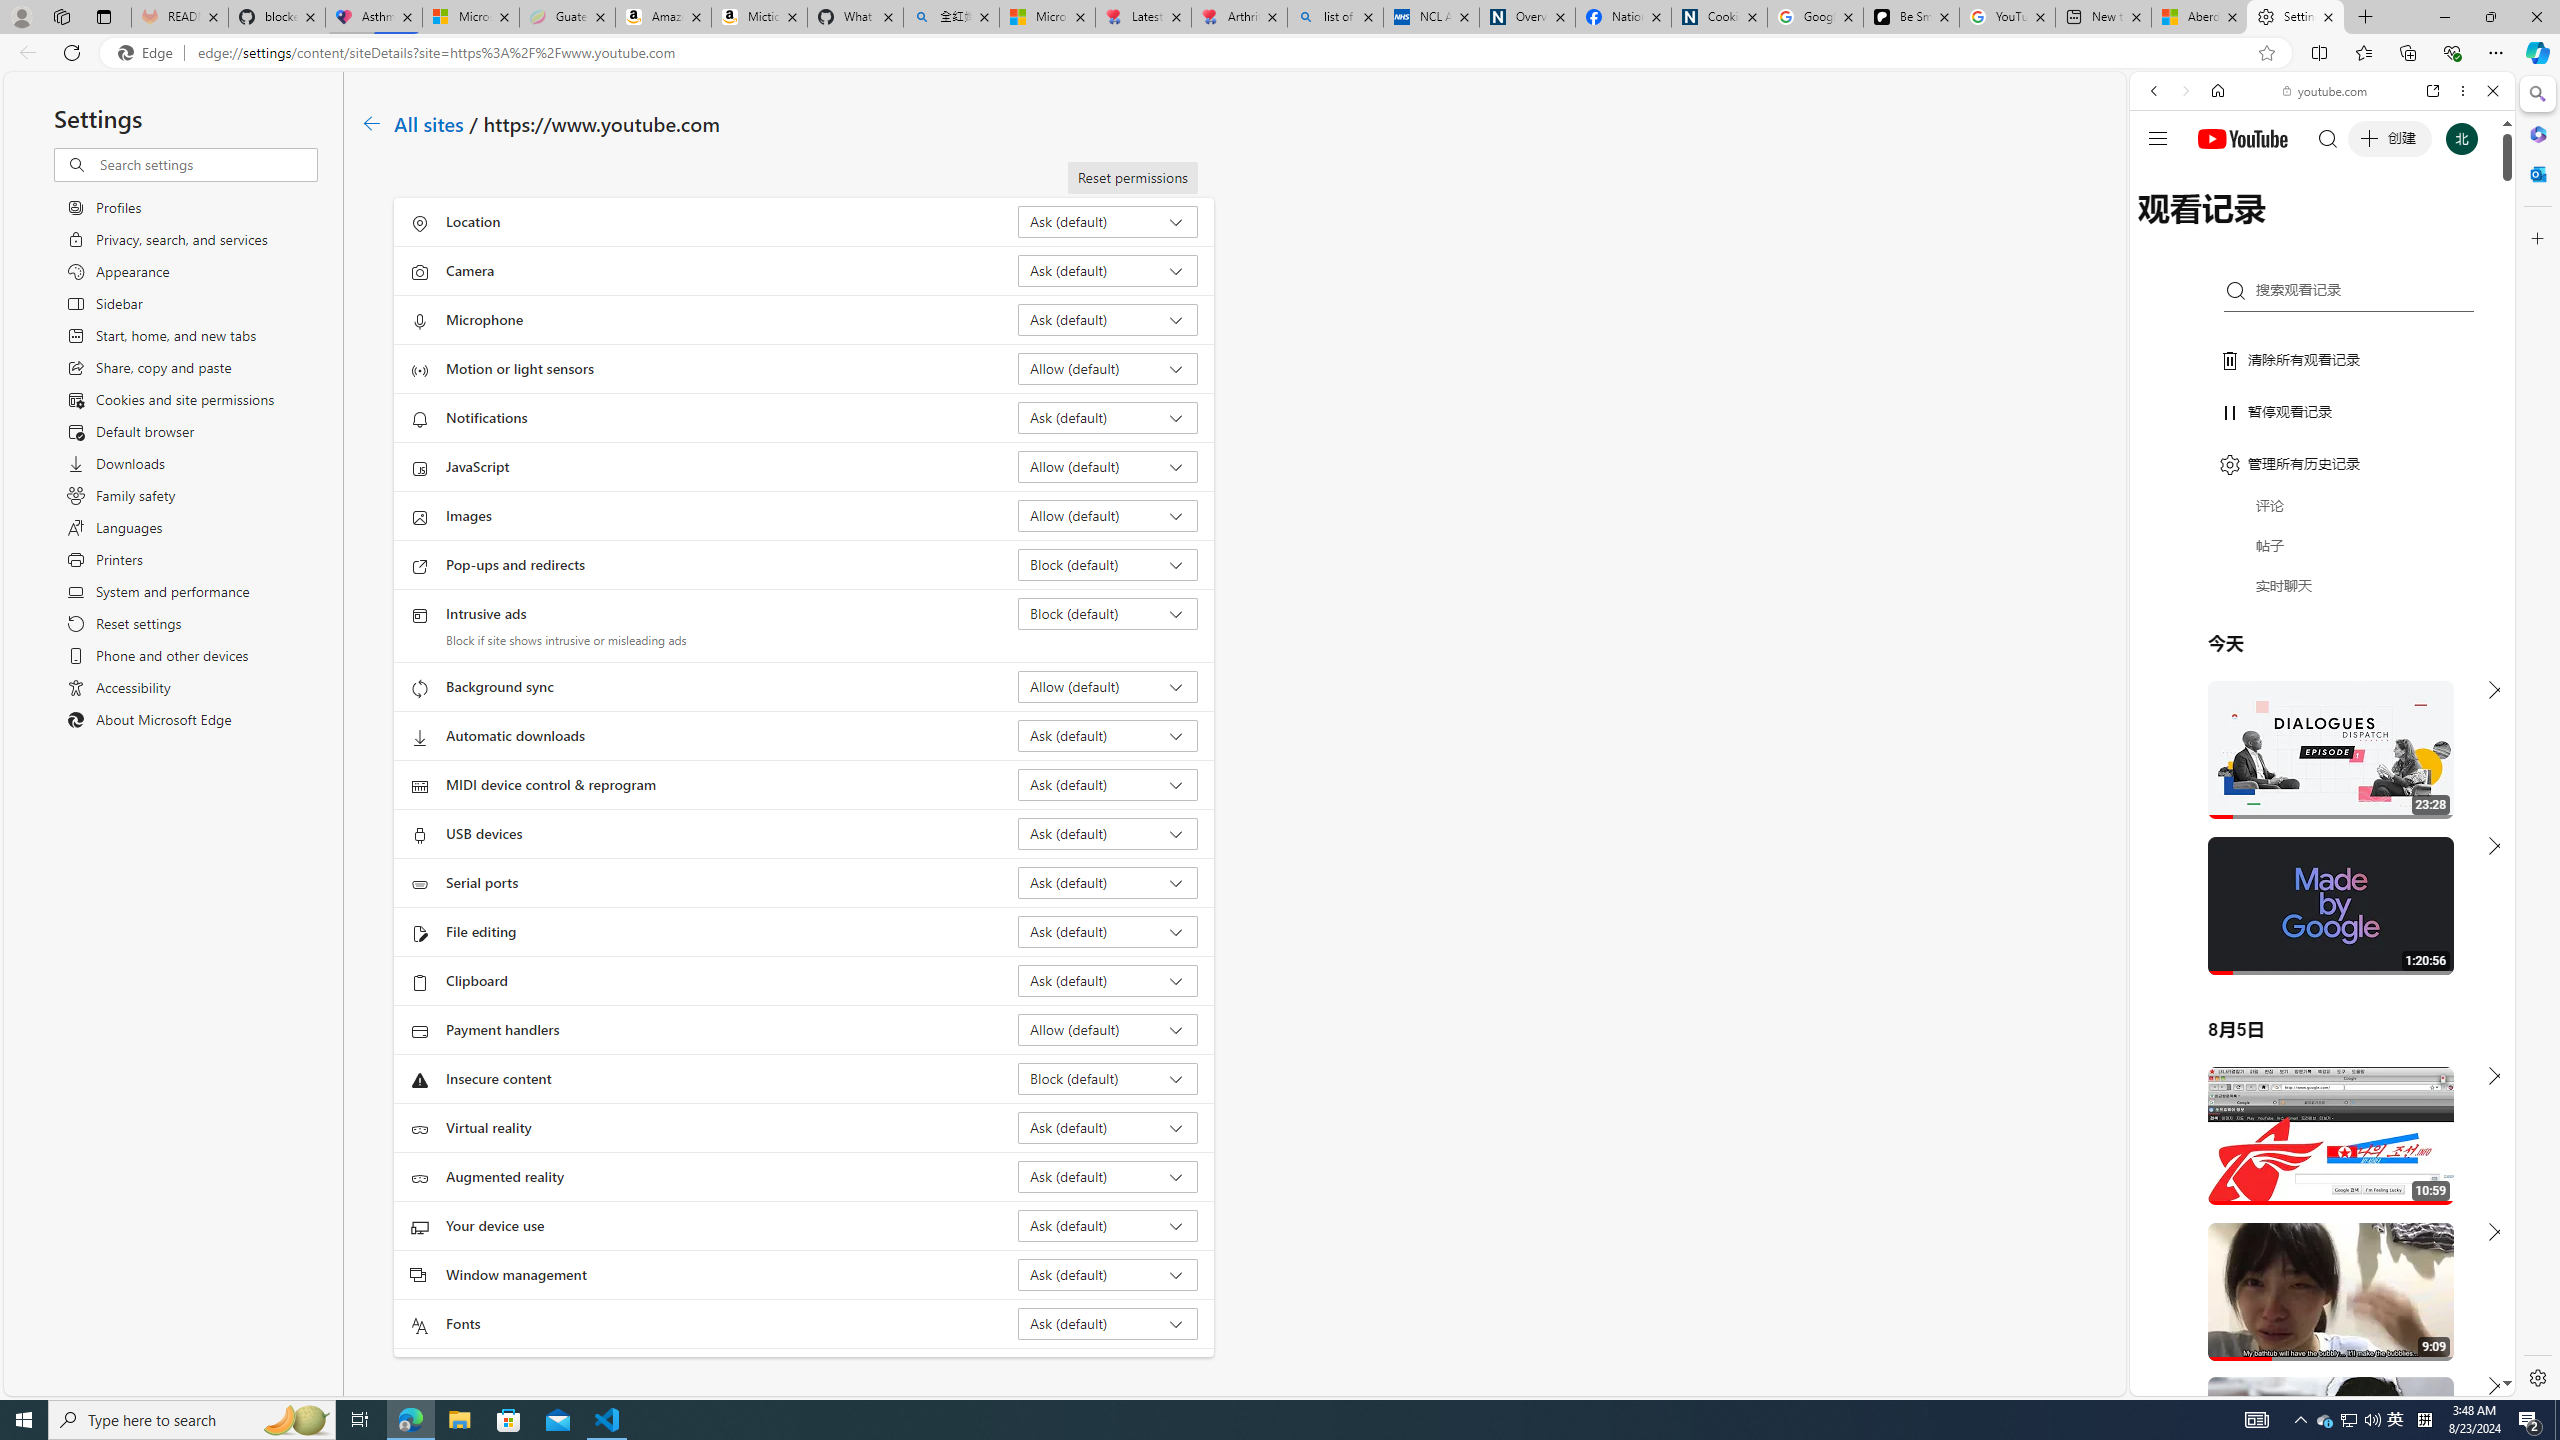  What do you see at coordinates (1108, 1324) in the screenshot?
I see `'Fonts Ask (default)'` at bounding box center [1108, 1324].